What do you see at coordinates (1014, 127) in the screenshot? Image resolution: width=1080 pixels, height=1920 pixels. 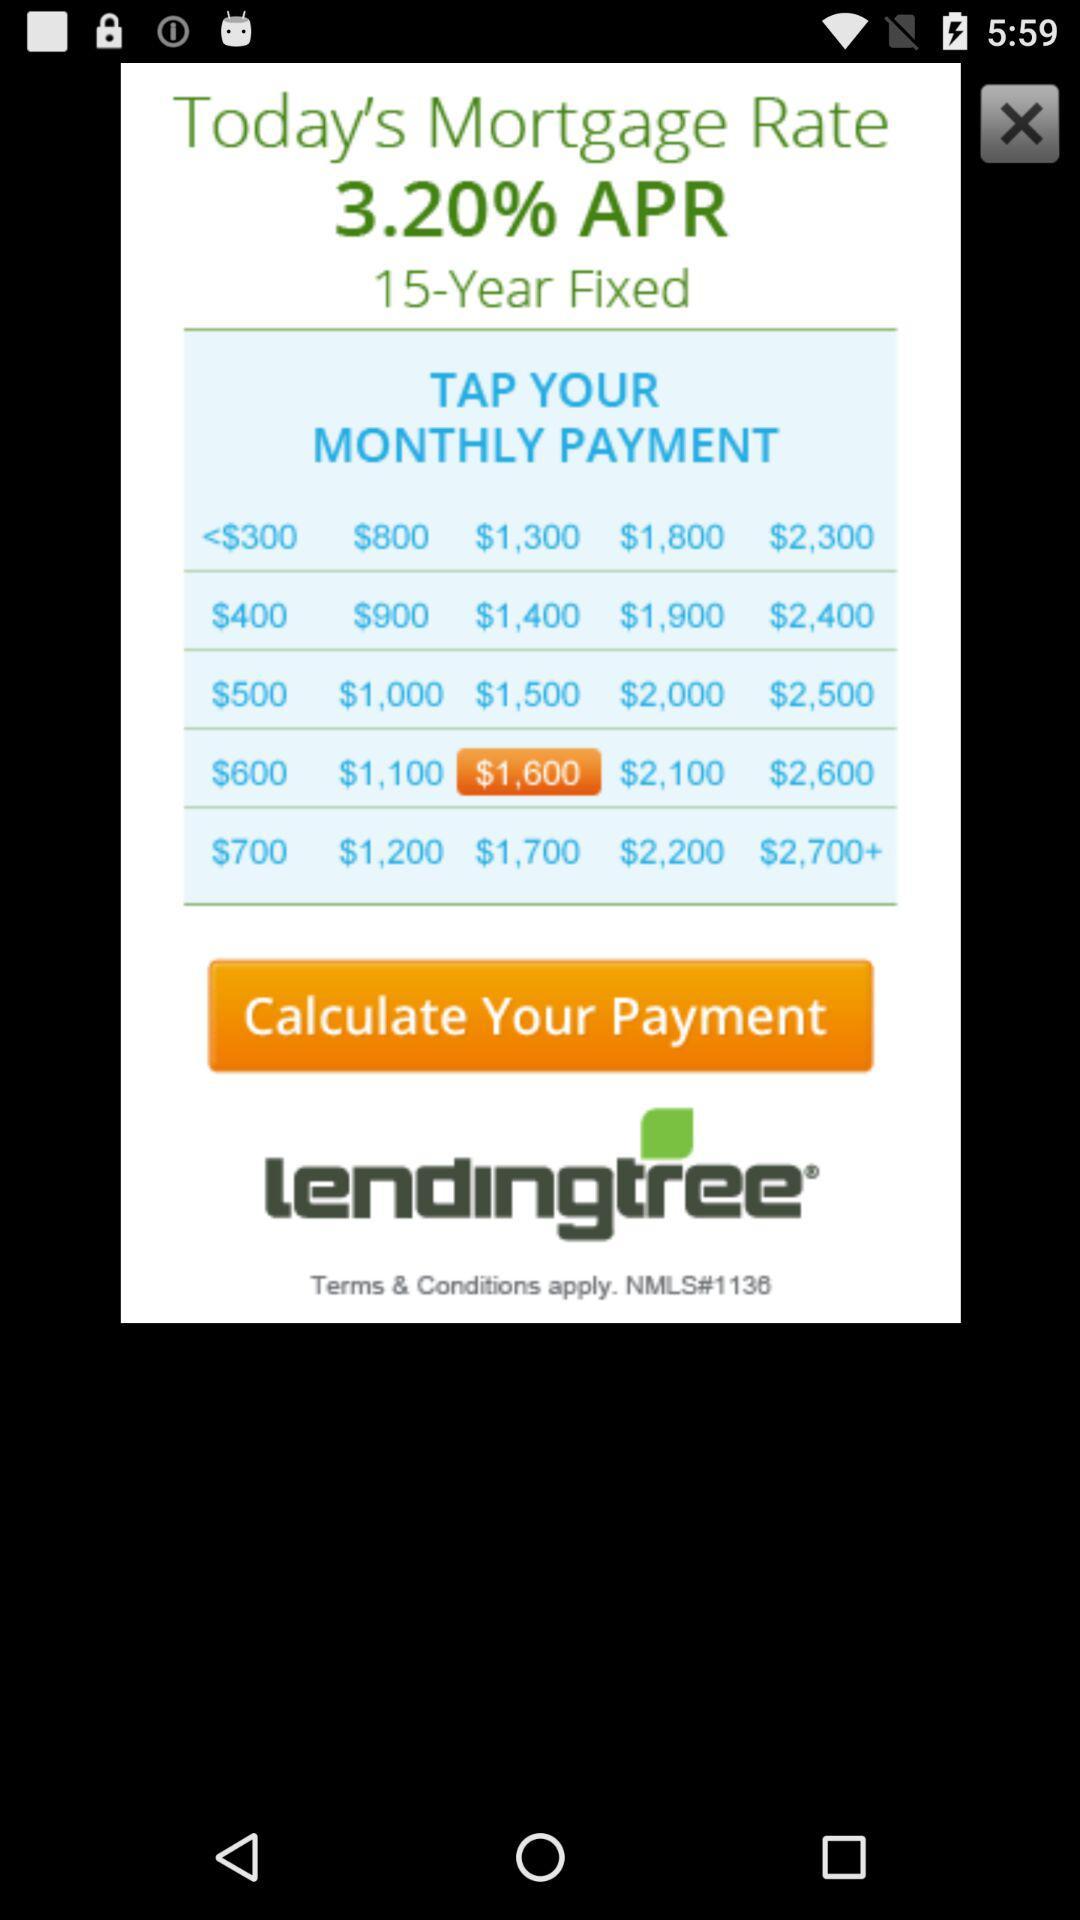 I see `cancel option` at bounding box center [1014, 127].